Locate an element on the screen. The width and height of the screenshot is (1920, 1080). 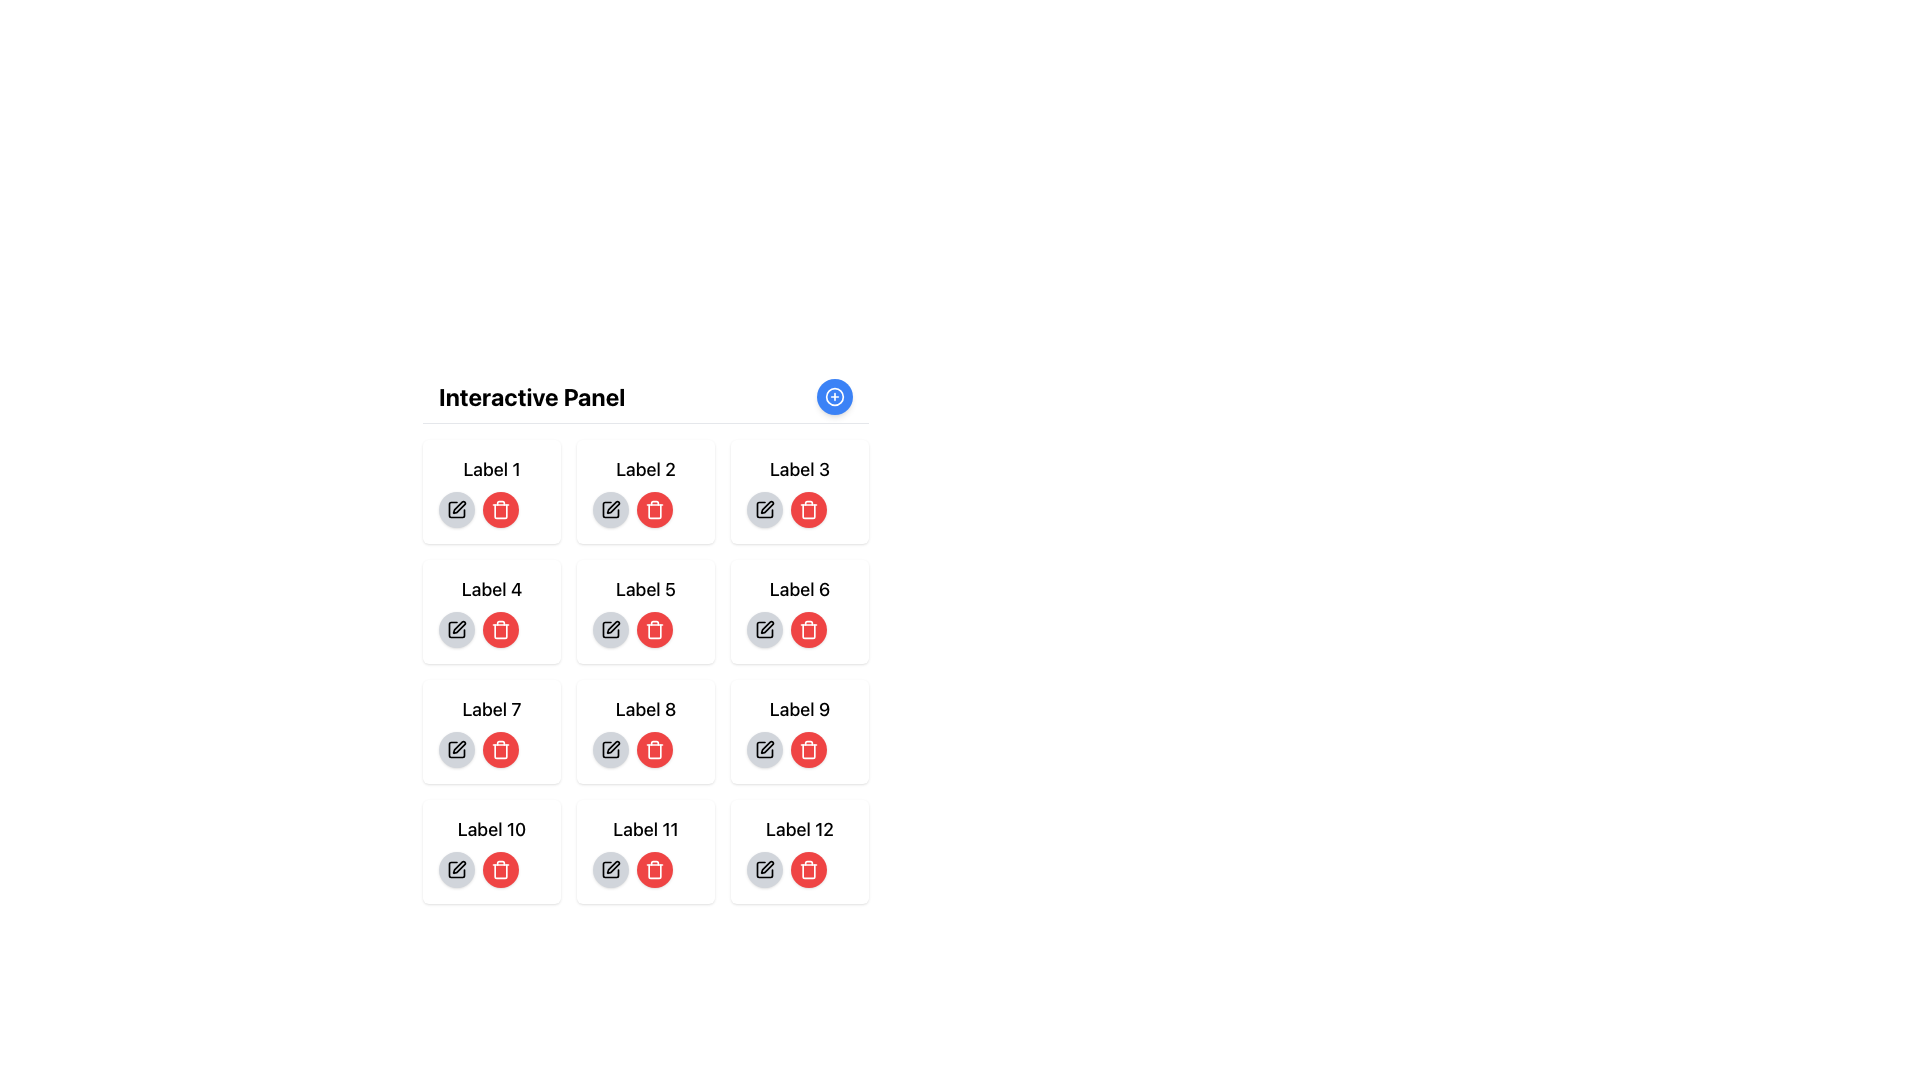
the circular red button with a white trash can icon, located in the 'Label 8' panel is located at coordinates (654, 749).